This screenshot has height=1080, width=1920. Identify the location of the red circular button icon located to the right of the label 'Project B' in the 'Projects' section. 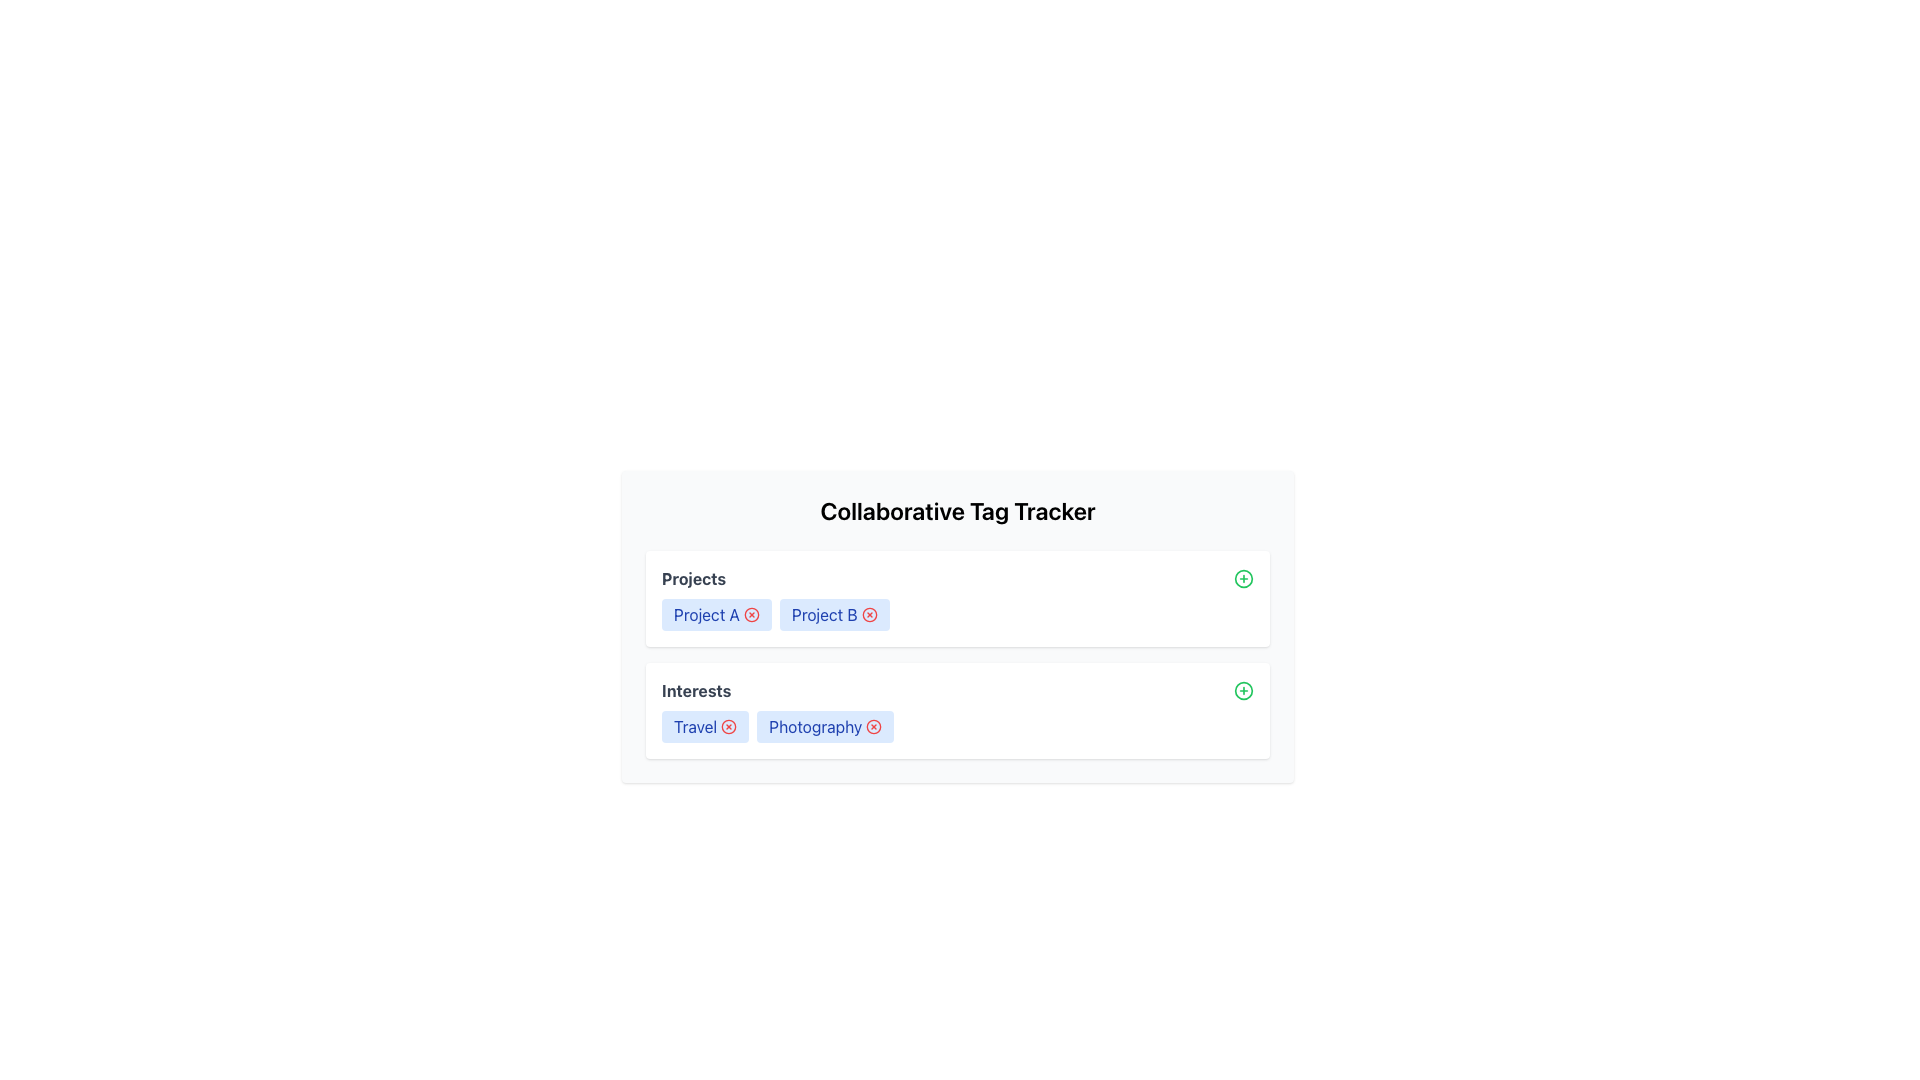
(869, 613).